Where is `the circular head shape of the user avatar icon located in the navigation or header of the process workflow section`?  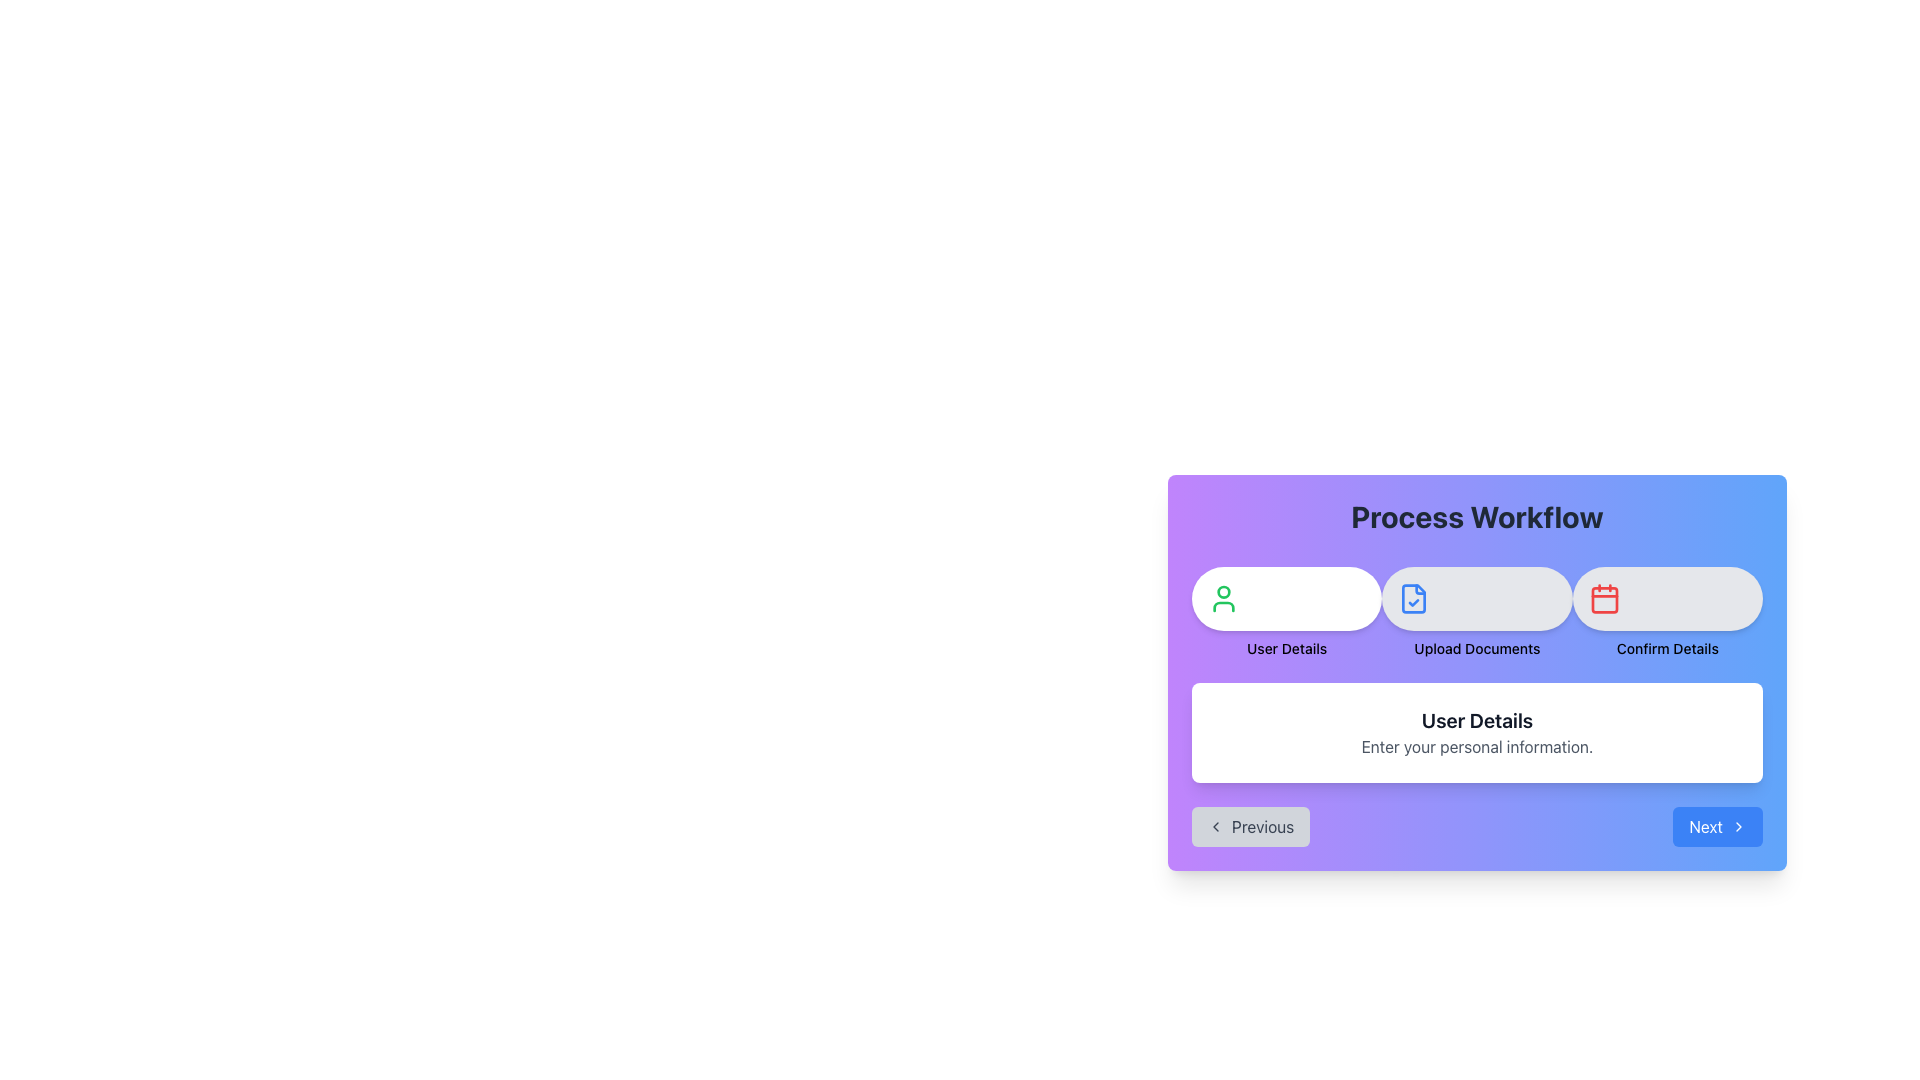
the circular head shape of the user avatar icon located in the navigation or header of the process workflow section is located at coordinates (1223, 590).